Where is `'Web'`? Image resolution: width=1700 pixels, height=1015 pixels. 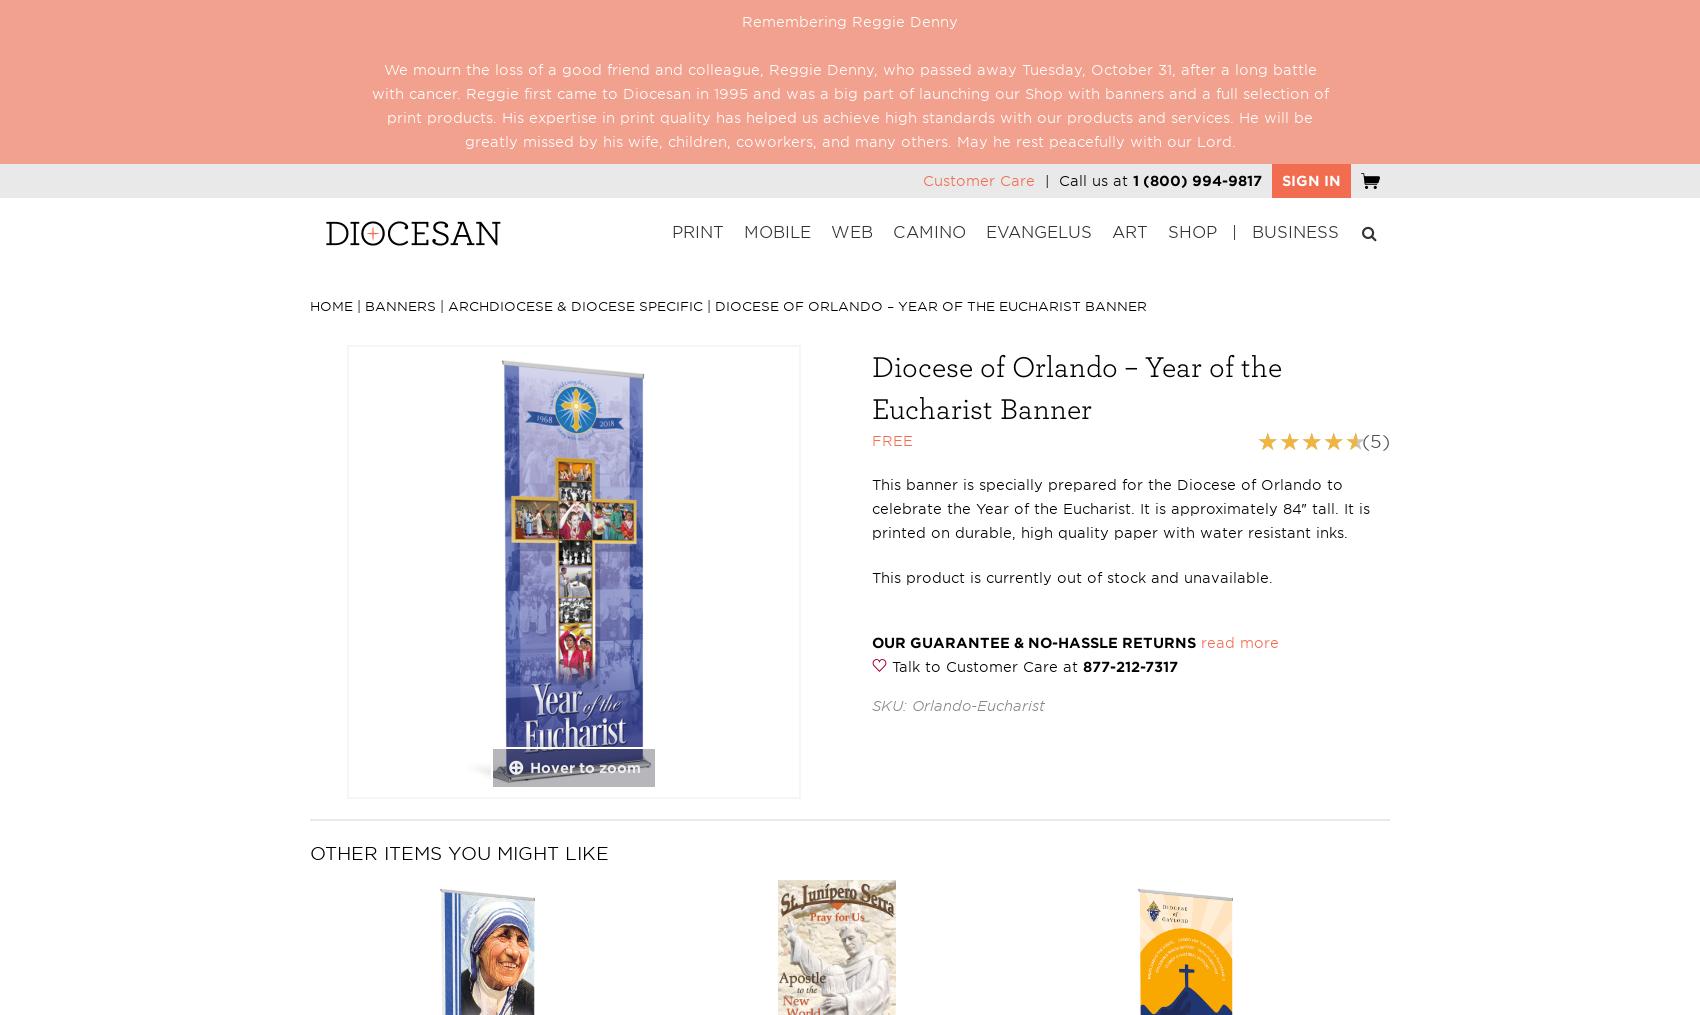 'Web' is located at coordinates (852, 232).